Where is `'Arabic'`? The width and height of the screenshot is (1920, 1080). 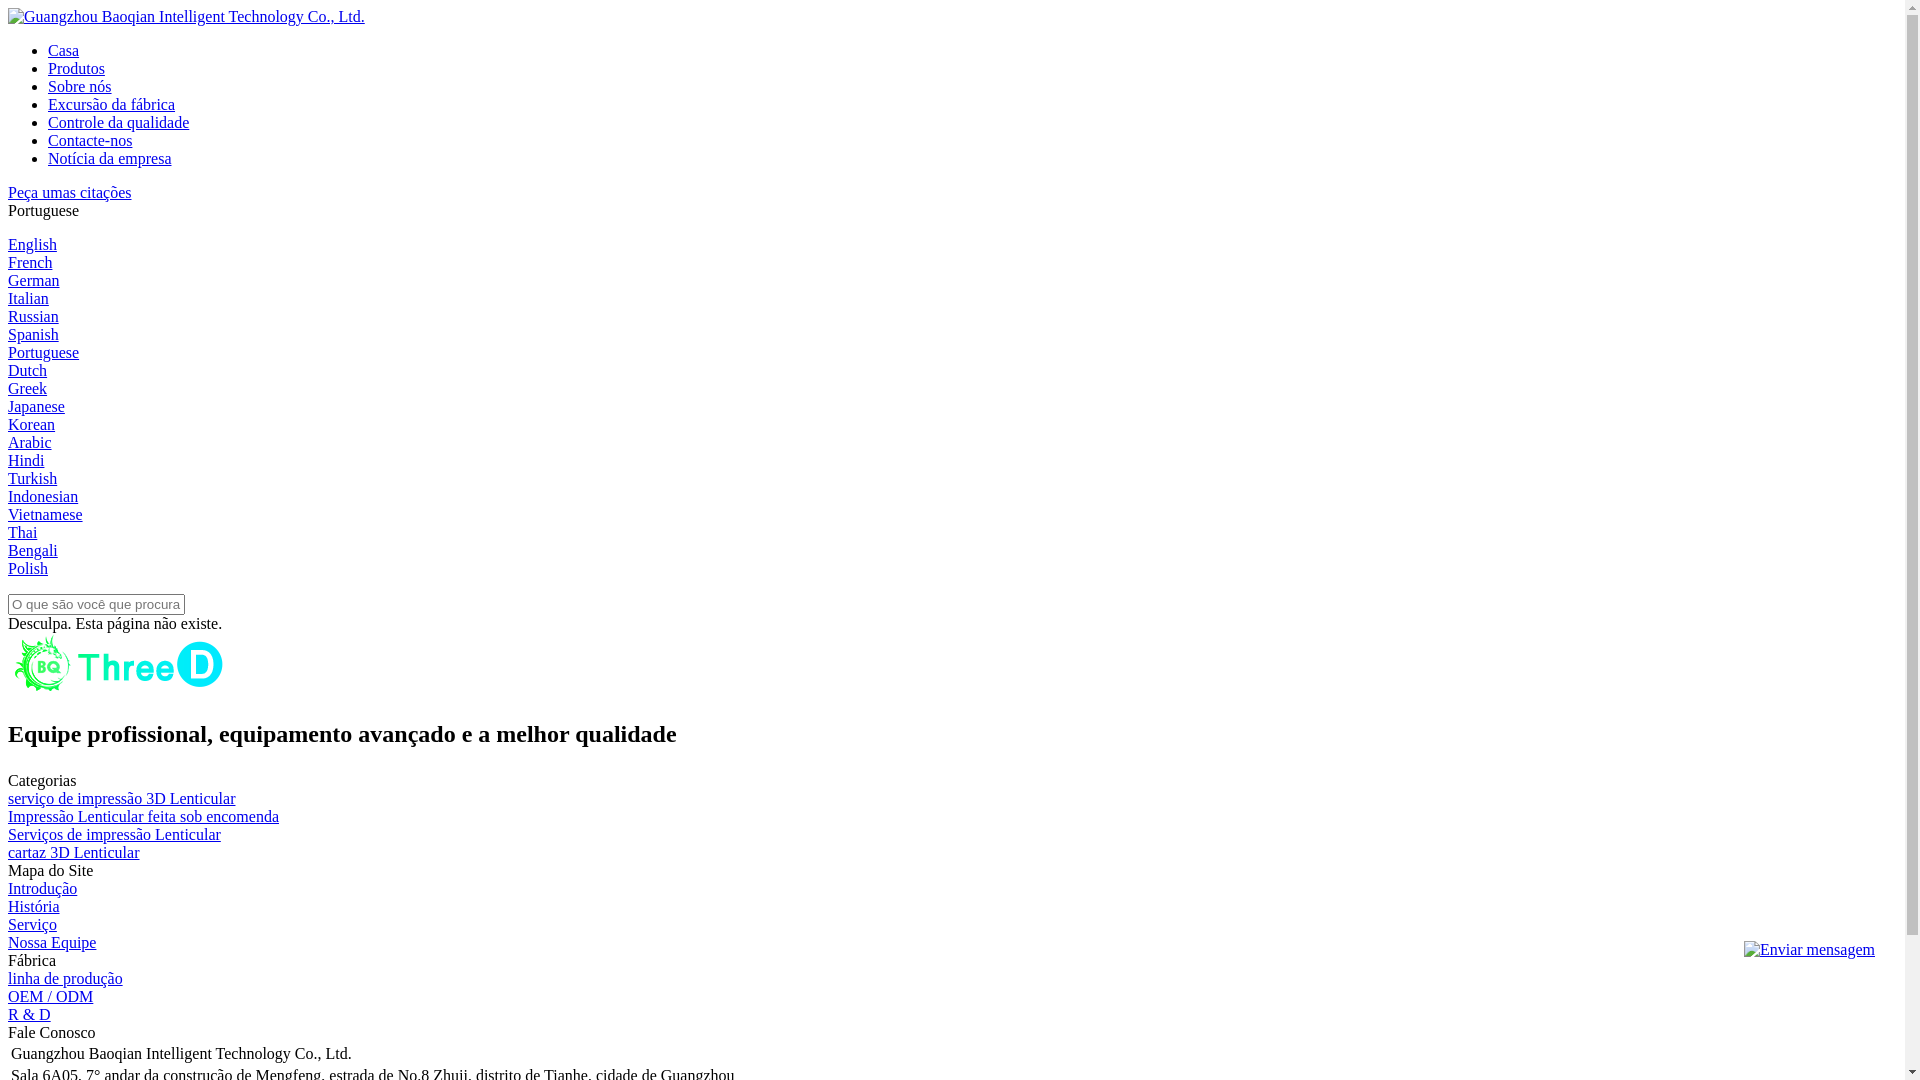
'Arabic' is located at coordinates (29, 441).